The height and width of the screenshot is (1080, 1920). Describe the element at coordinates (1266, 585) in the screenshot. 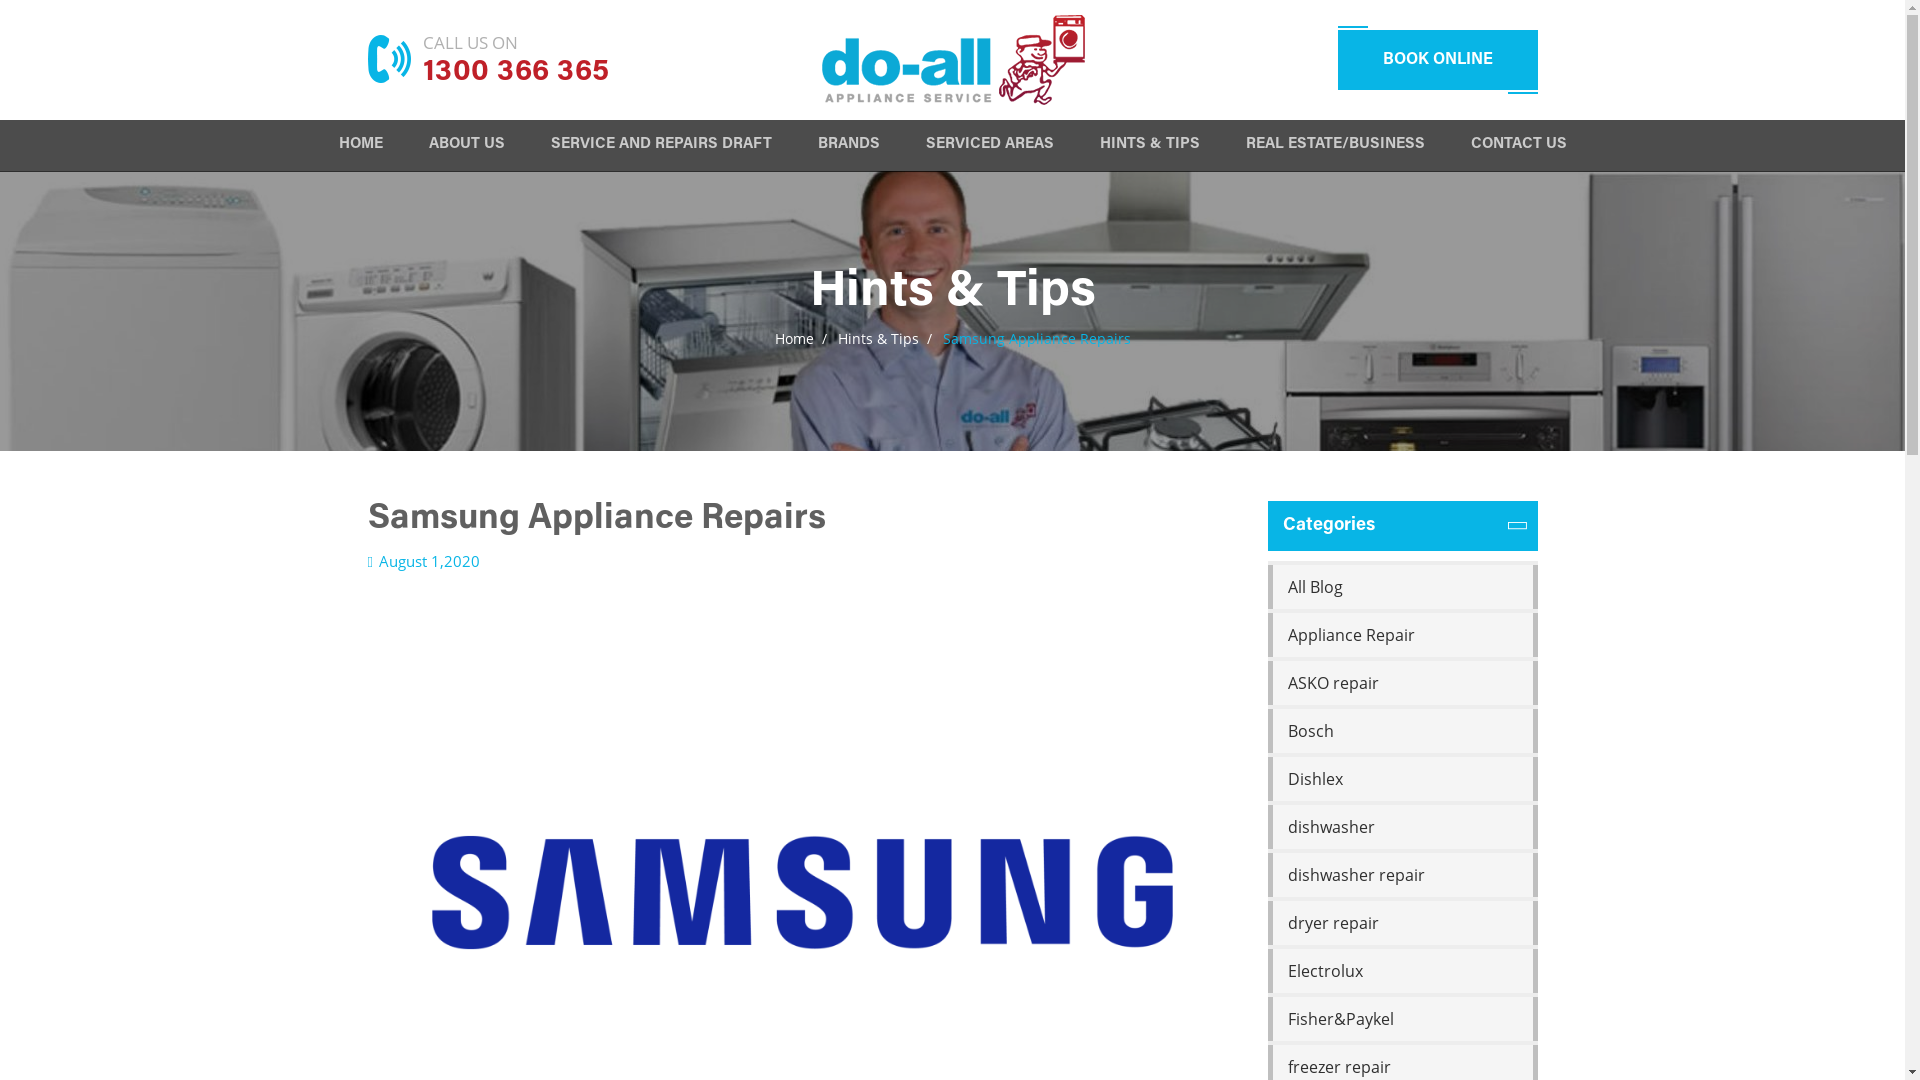

I see `'All Blog'` at that location.